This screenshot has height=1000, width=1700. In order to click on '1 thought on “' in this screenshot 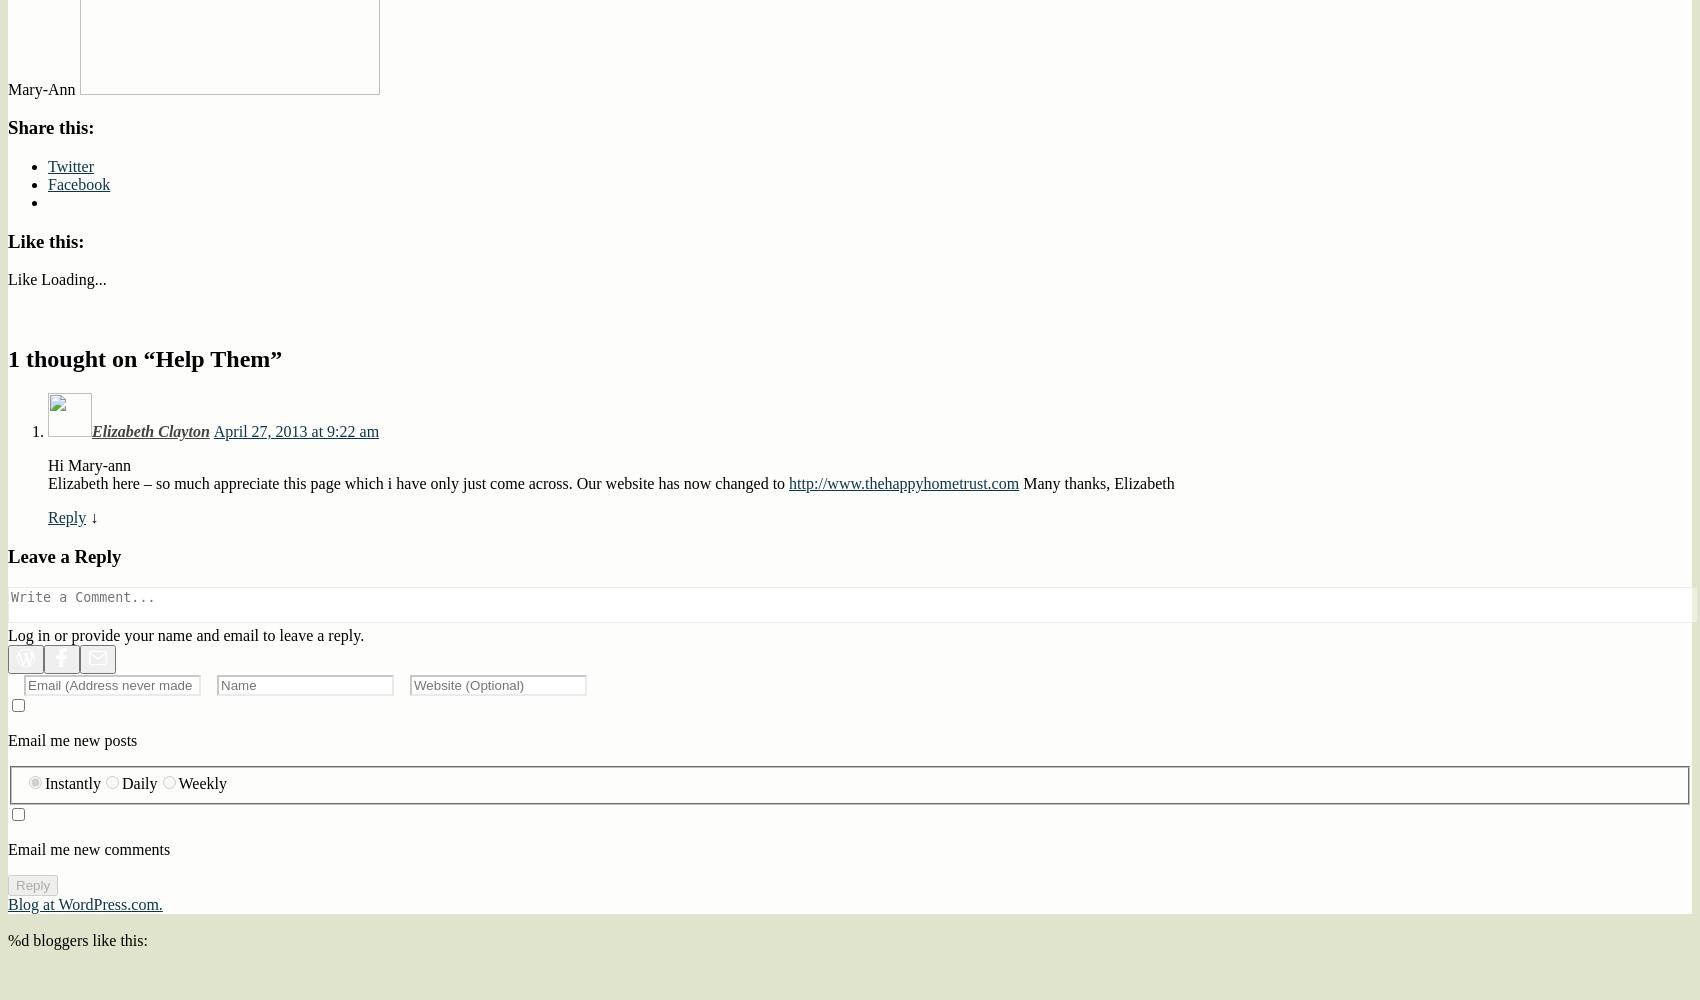, I will do `click(7, 358)`.